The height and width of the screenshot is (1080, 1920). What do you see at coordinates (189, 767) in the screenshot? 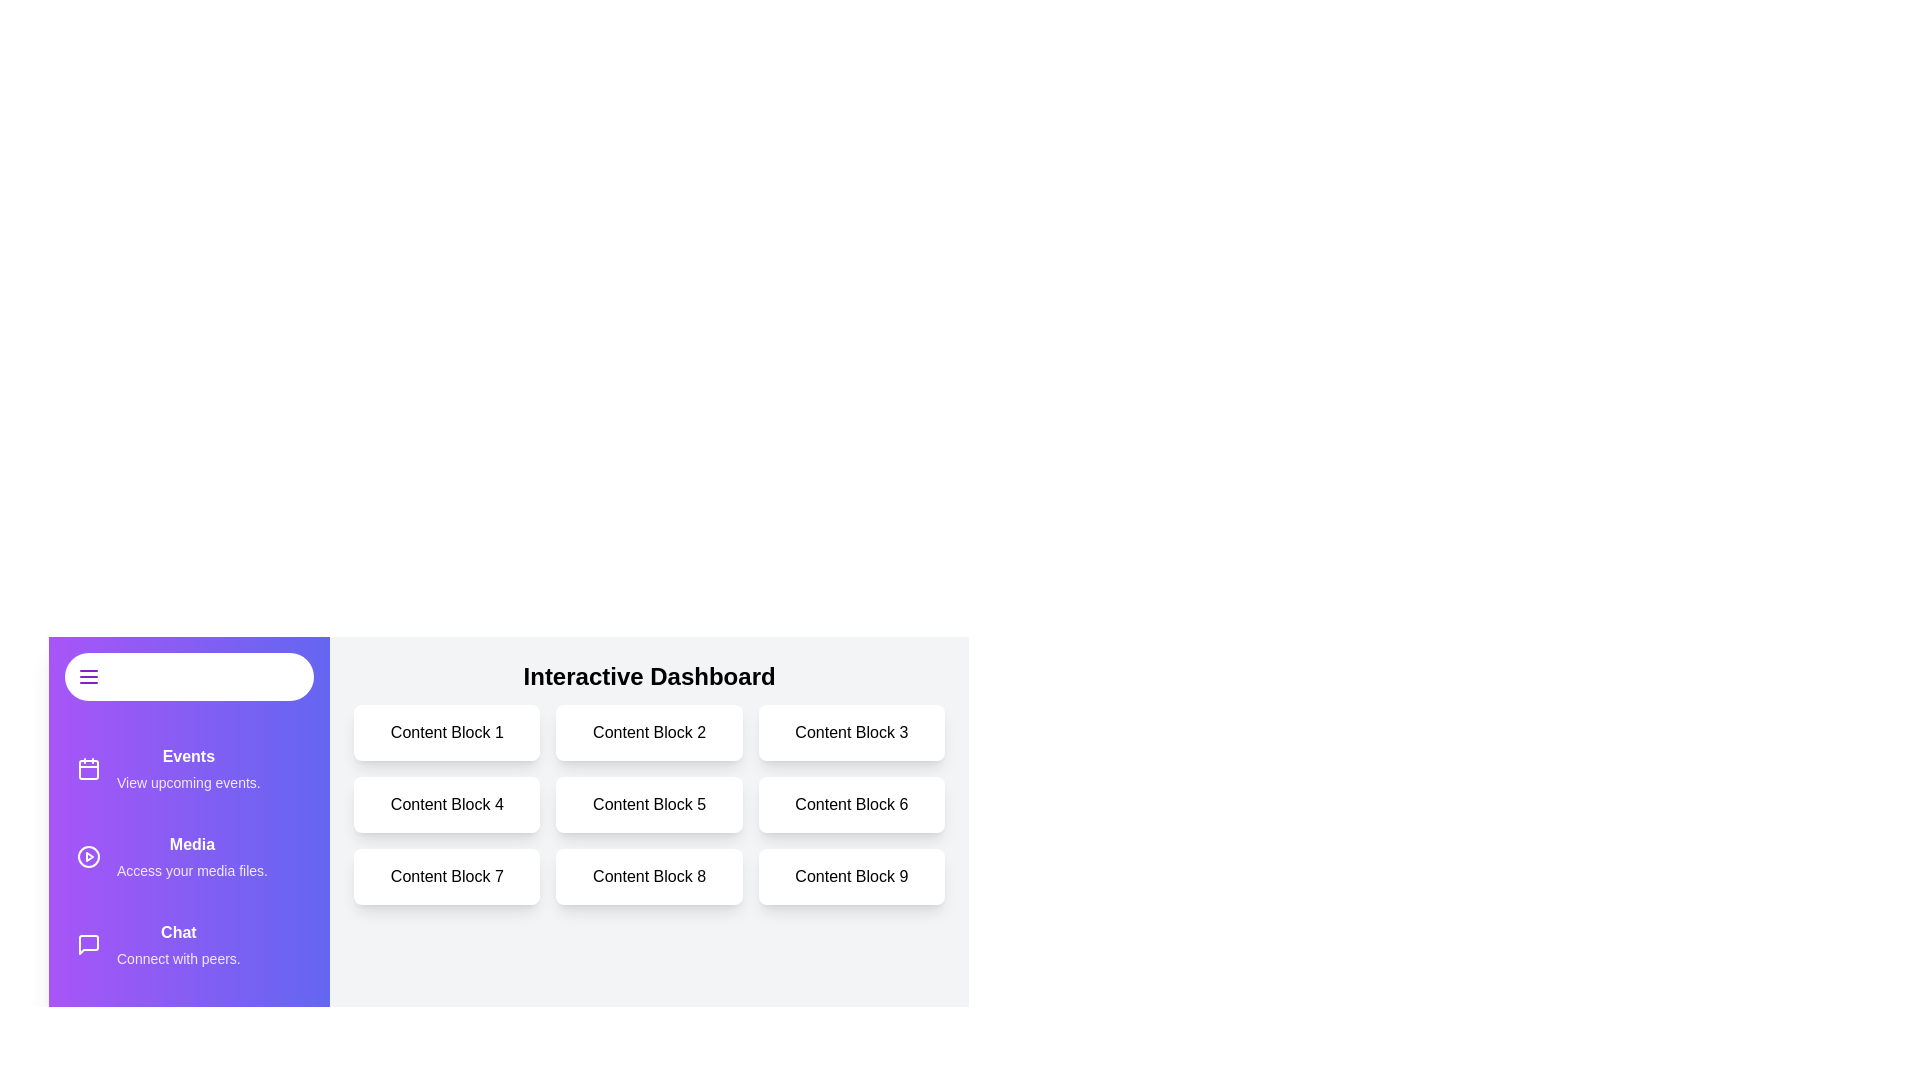
I see `the drawer item corresponding to Events` at bounding box center [189, 767].